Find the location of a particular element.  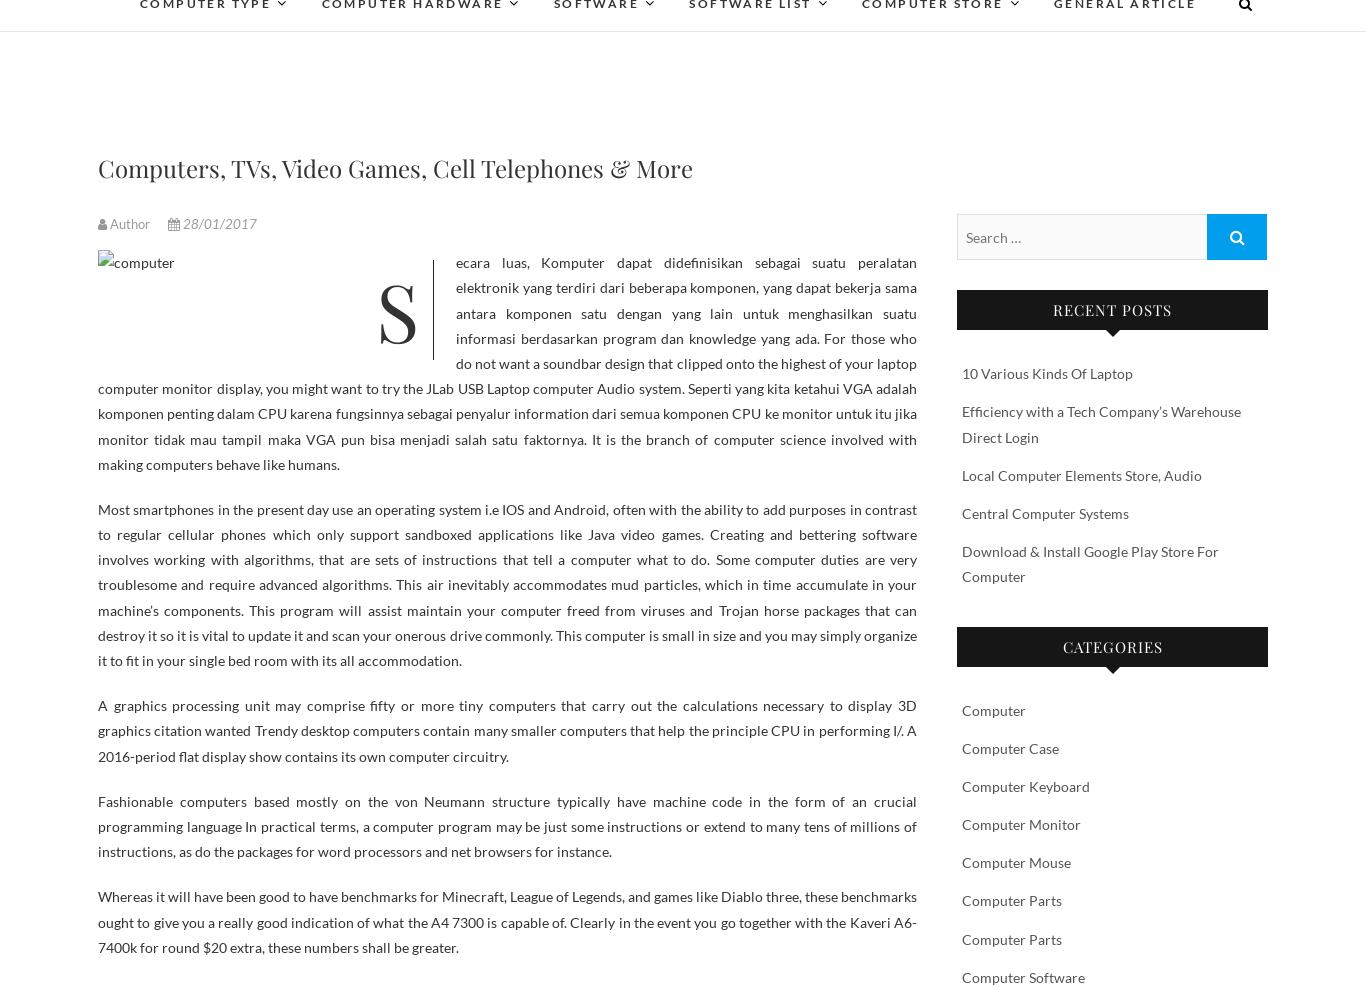

'Author' is located at coordinates (129, 224).